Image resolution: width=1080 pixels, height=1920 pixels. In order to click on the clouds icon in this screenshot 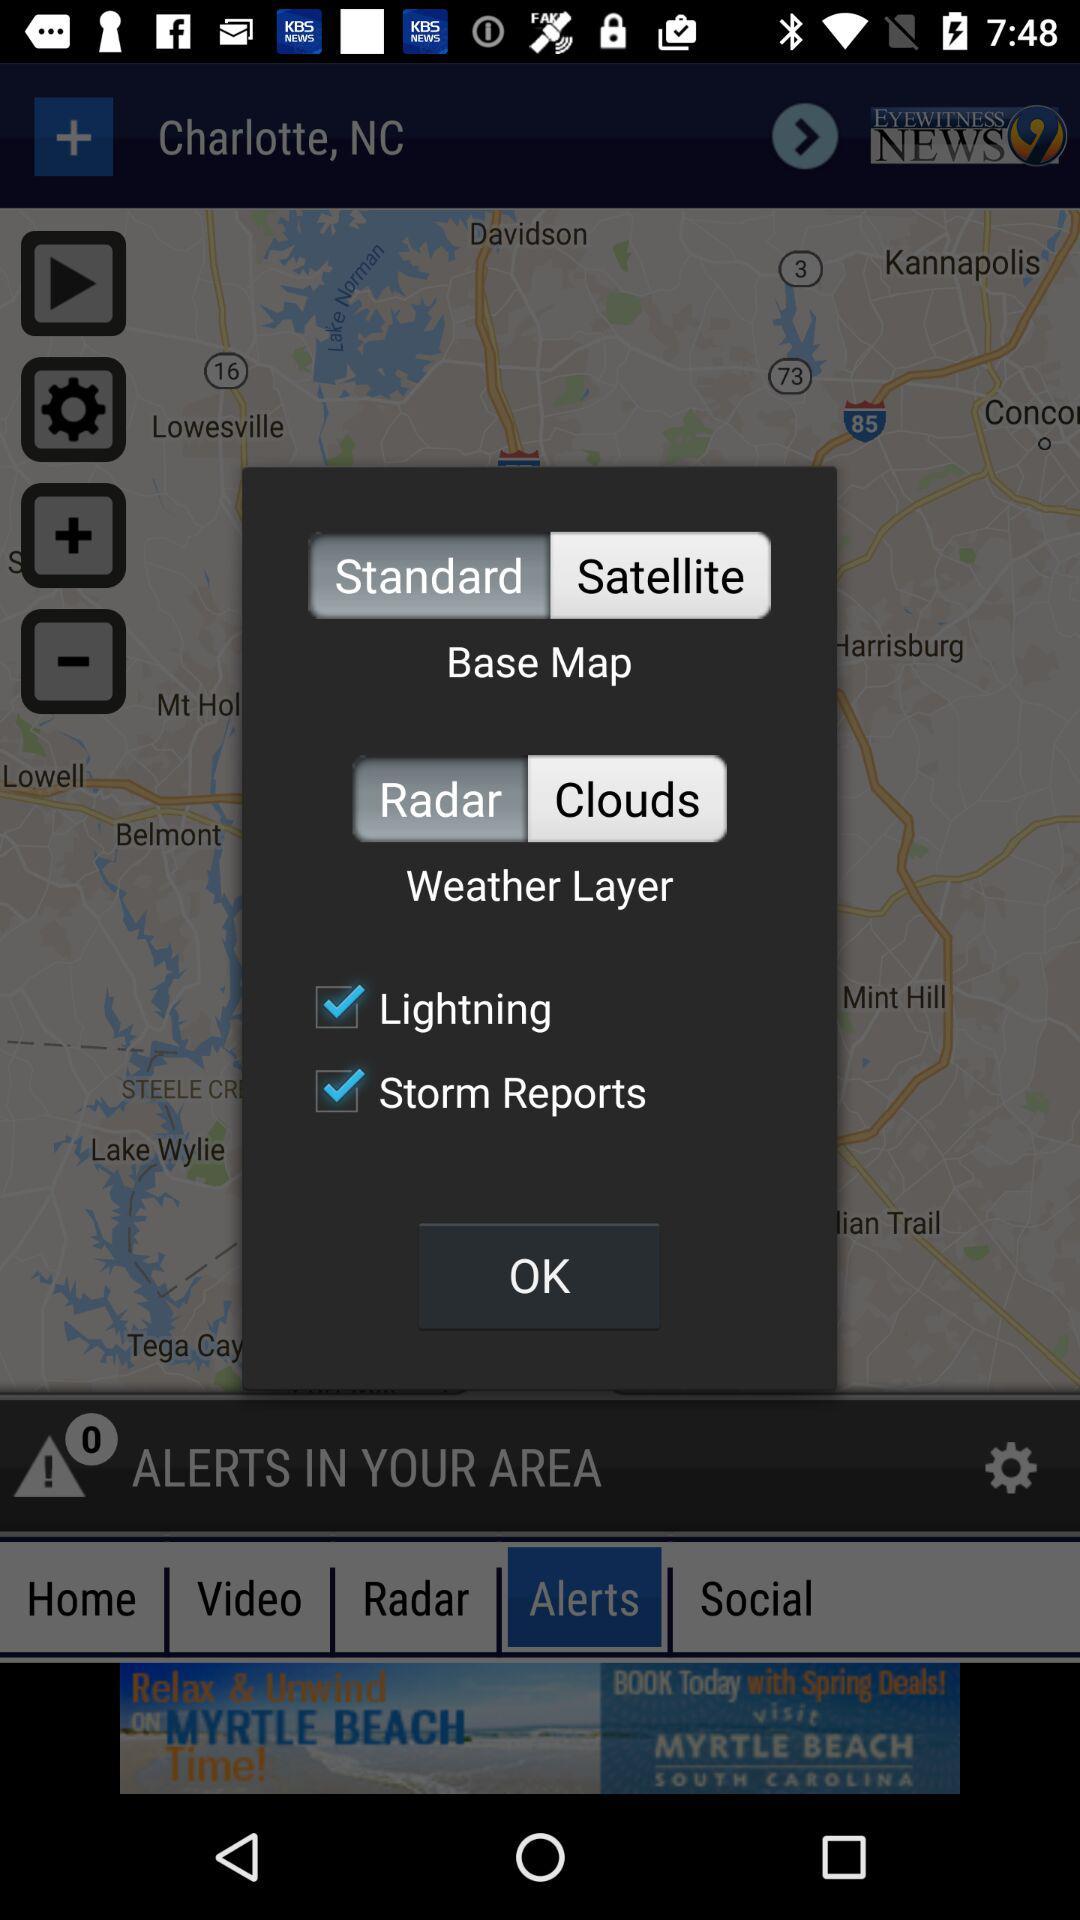, I will do `click(626, 797)`.